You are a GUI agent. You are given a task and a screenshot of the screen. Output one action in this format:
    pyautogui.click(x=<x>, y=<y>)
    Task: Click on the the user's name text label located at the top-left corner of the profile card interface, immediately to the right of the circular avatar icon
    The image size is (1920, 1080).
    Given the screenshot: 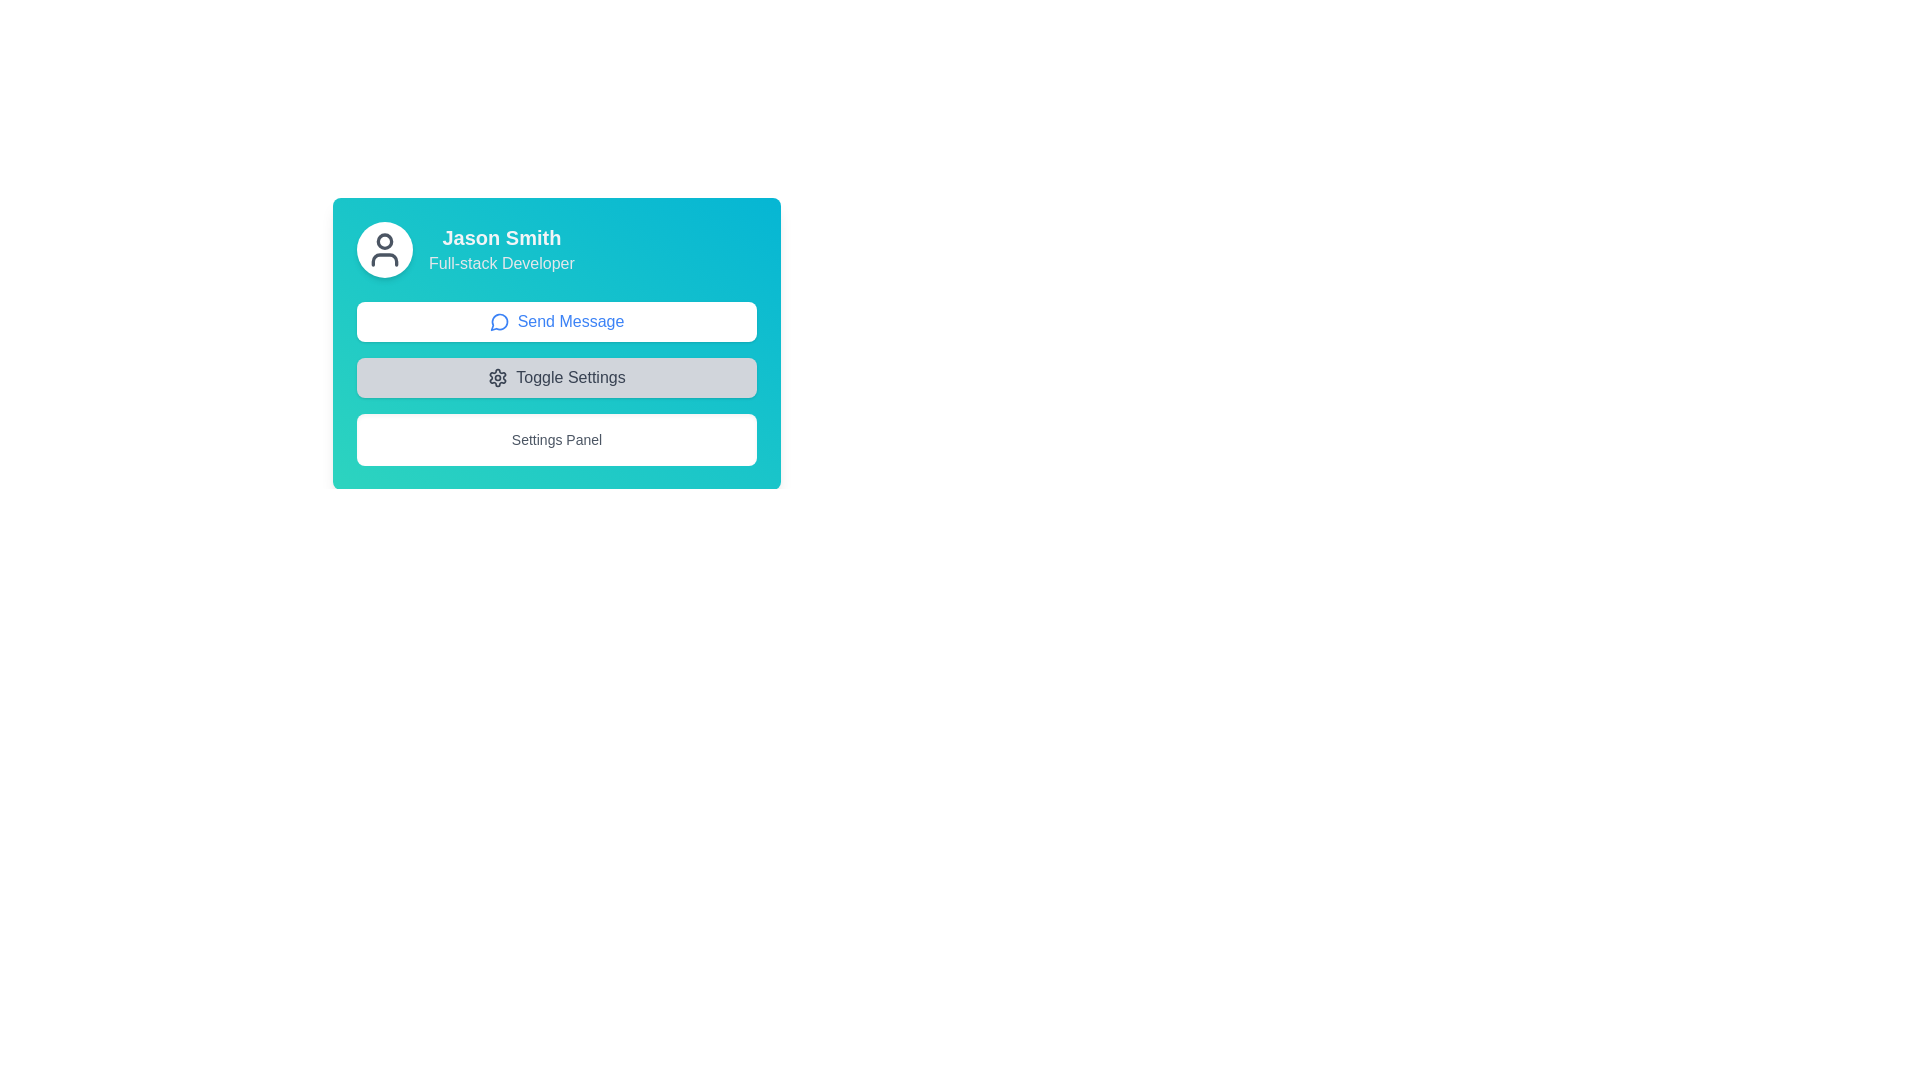 What is the action you would take?
    pyautogui.click(x=501, y=237)
    